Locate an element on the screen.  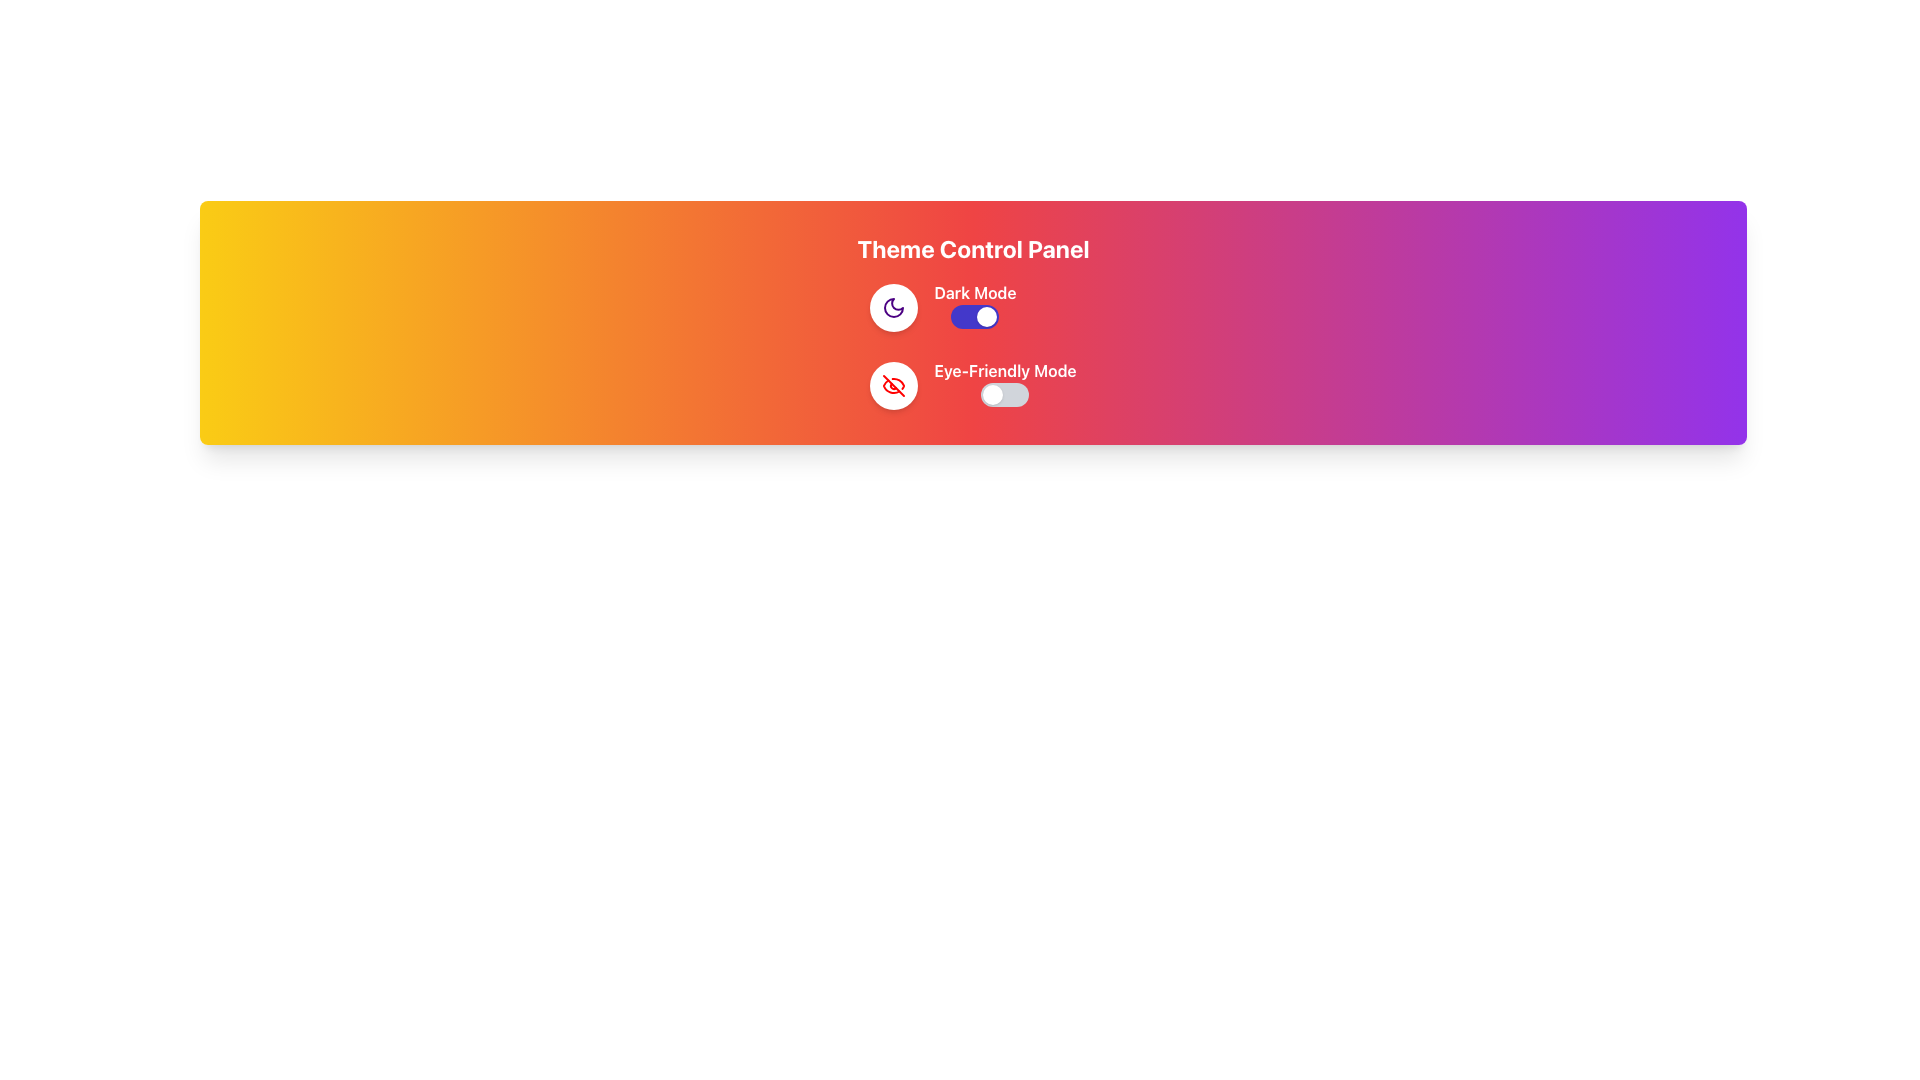
the small circular white knob located on the left end of the second toggle switch in the 'Theme Control Panel' interface is located at coordinates (993, 394).